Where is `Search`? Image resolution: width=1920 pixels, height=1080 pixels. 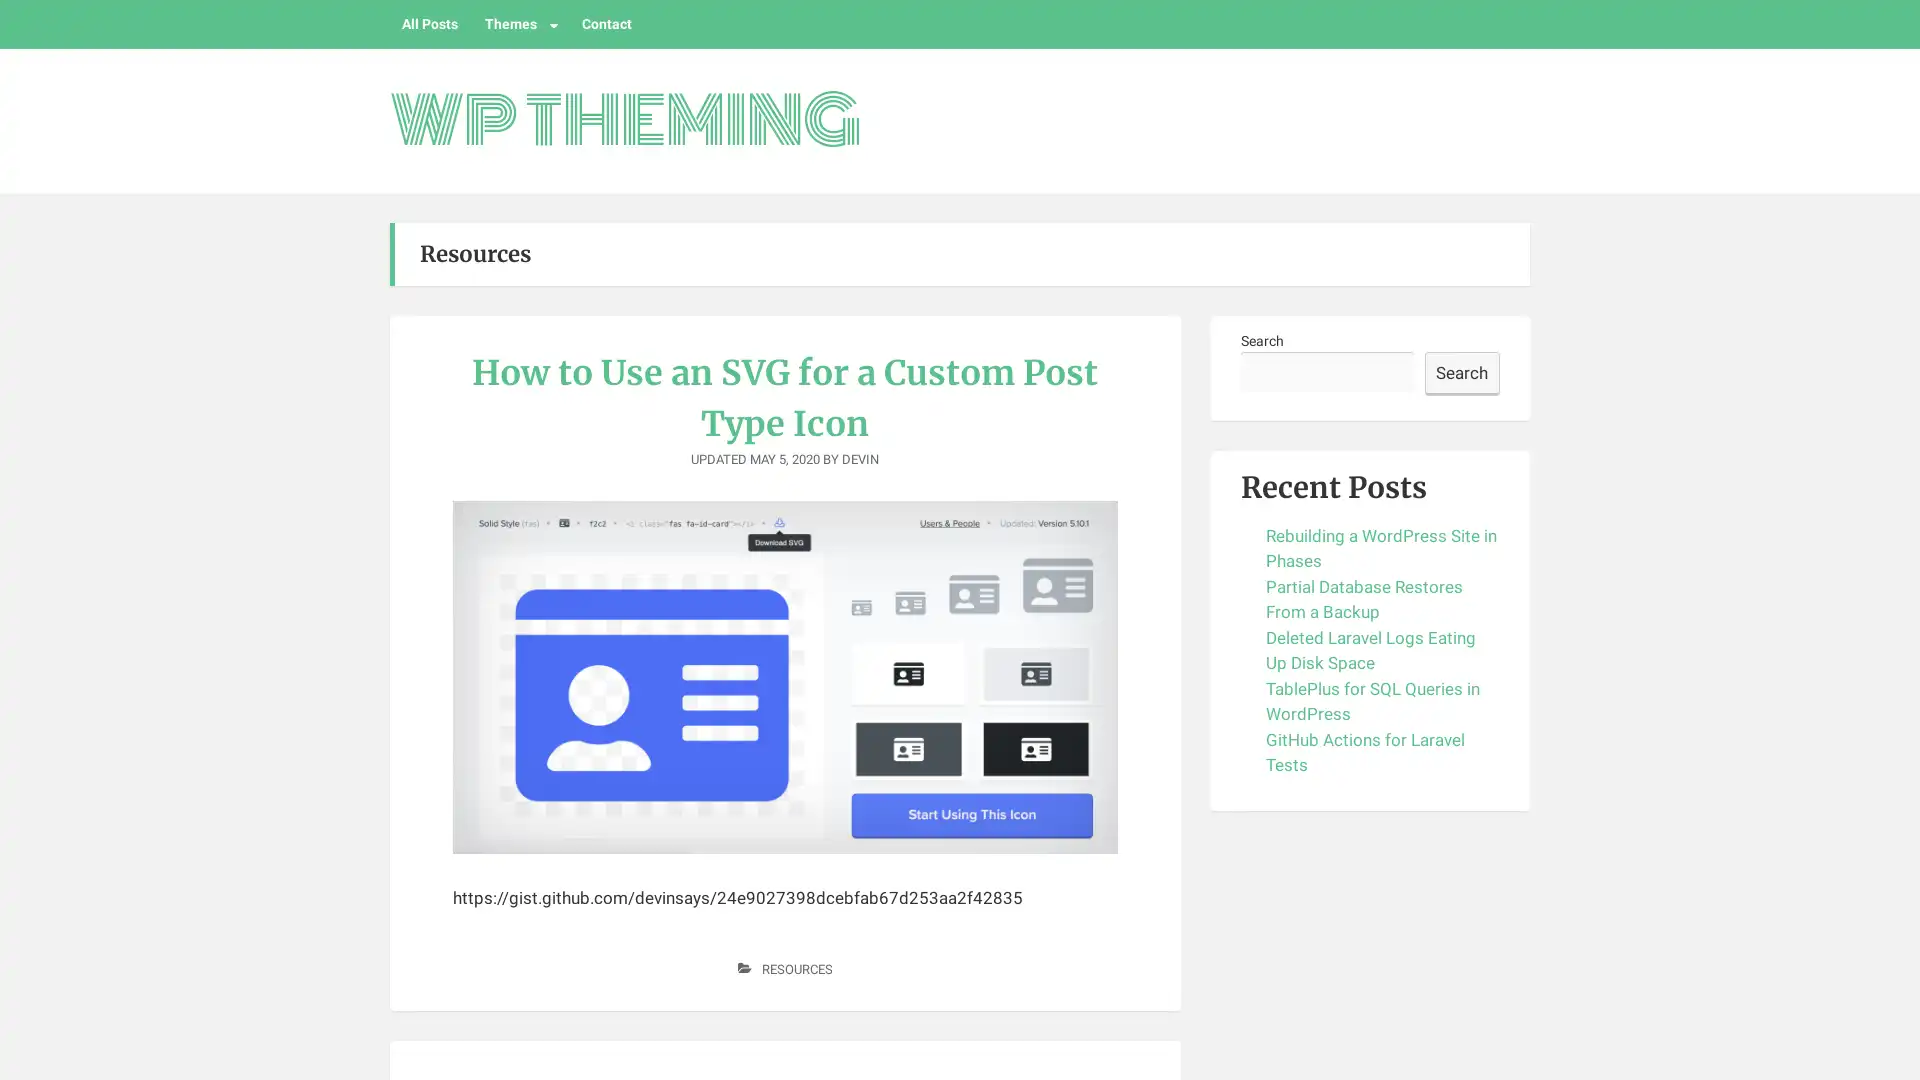 Search is located at coordinates (1462, 373).